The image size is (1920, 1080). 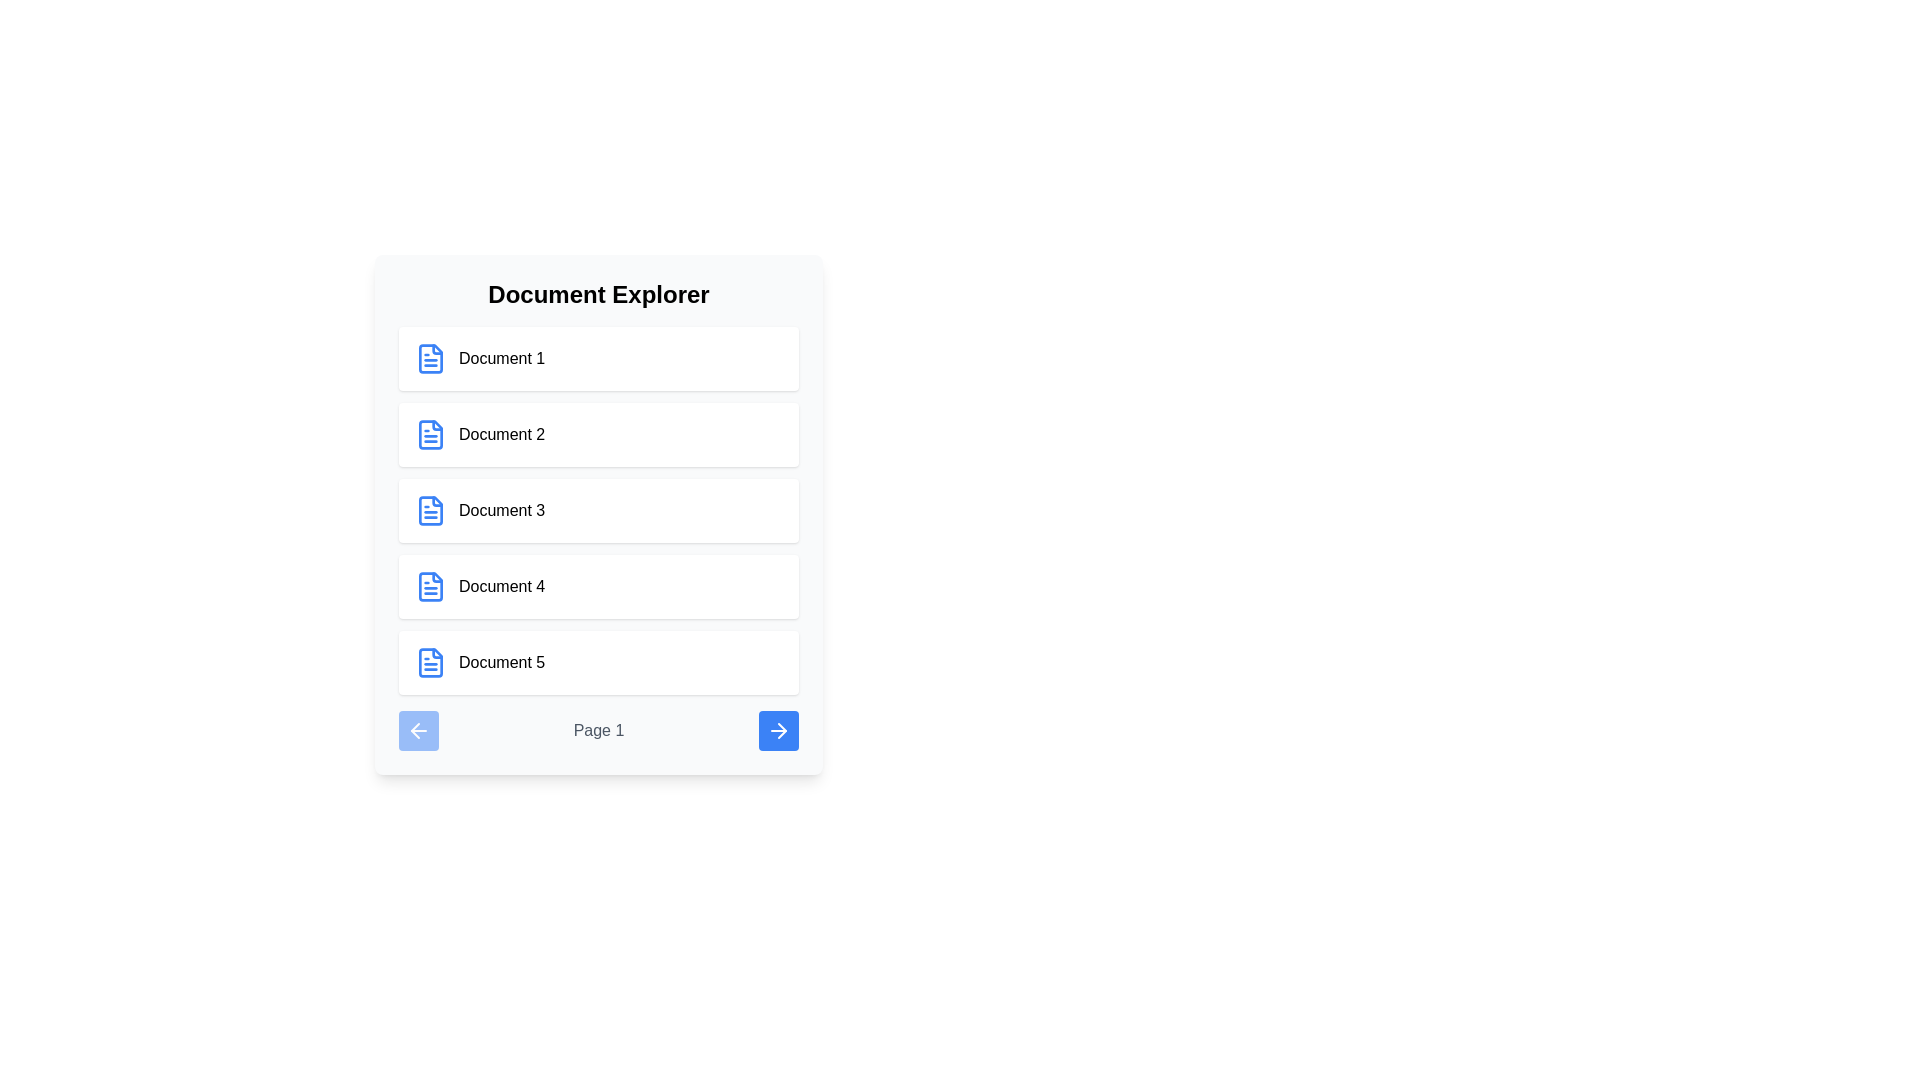 What do you see at coordinates (502, 509) in the screenshot?
I see `the text label displaying 'Document 3' to initiate a selection action` at bounding box center [502, 509].